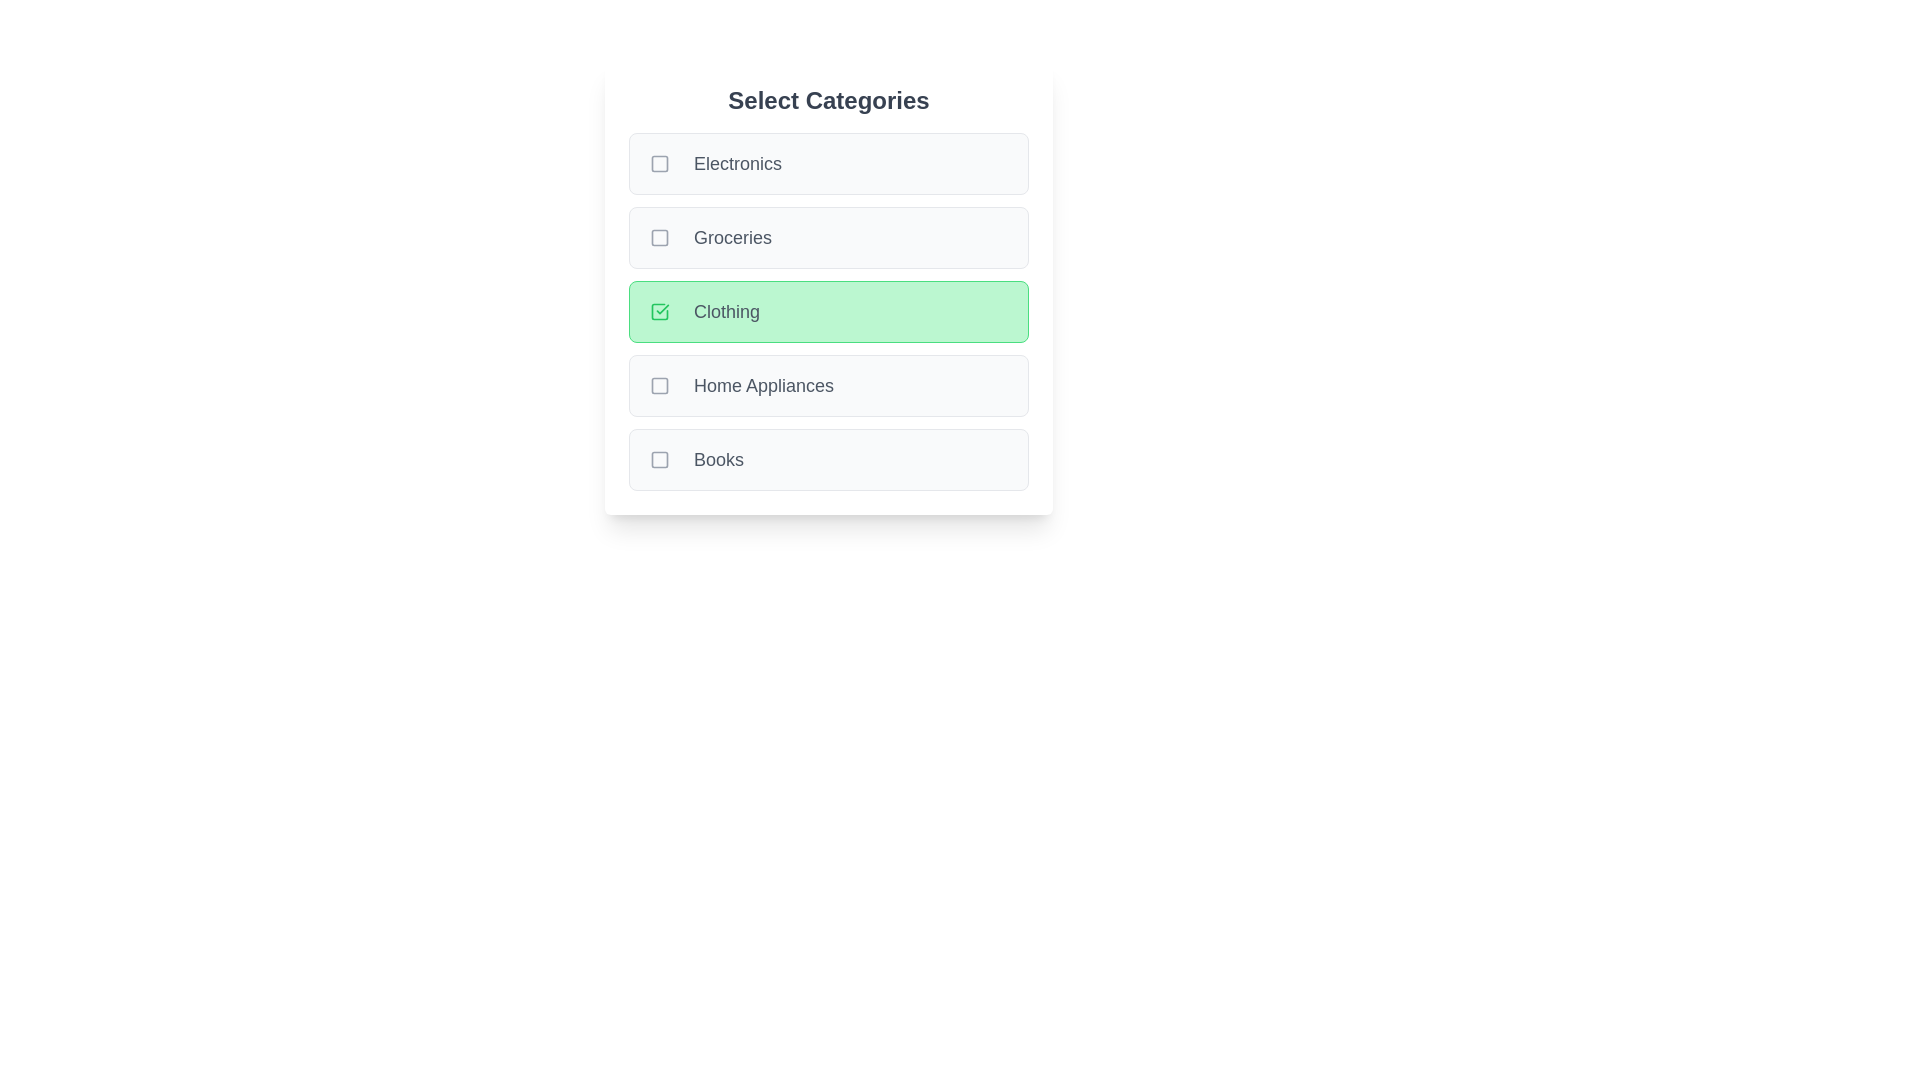 This screenshot has width=1920, height=1080. What do you see at coordinates (829, 237) in the screenshot?
I see `the category Groceries` at bounding box center [829, 237].